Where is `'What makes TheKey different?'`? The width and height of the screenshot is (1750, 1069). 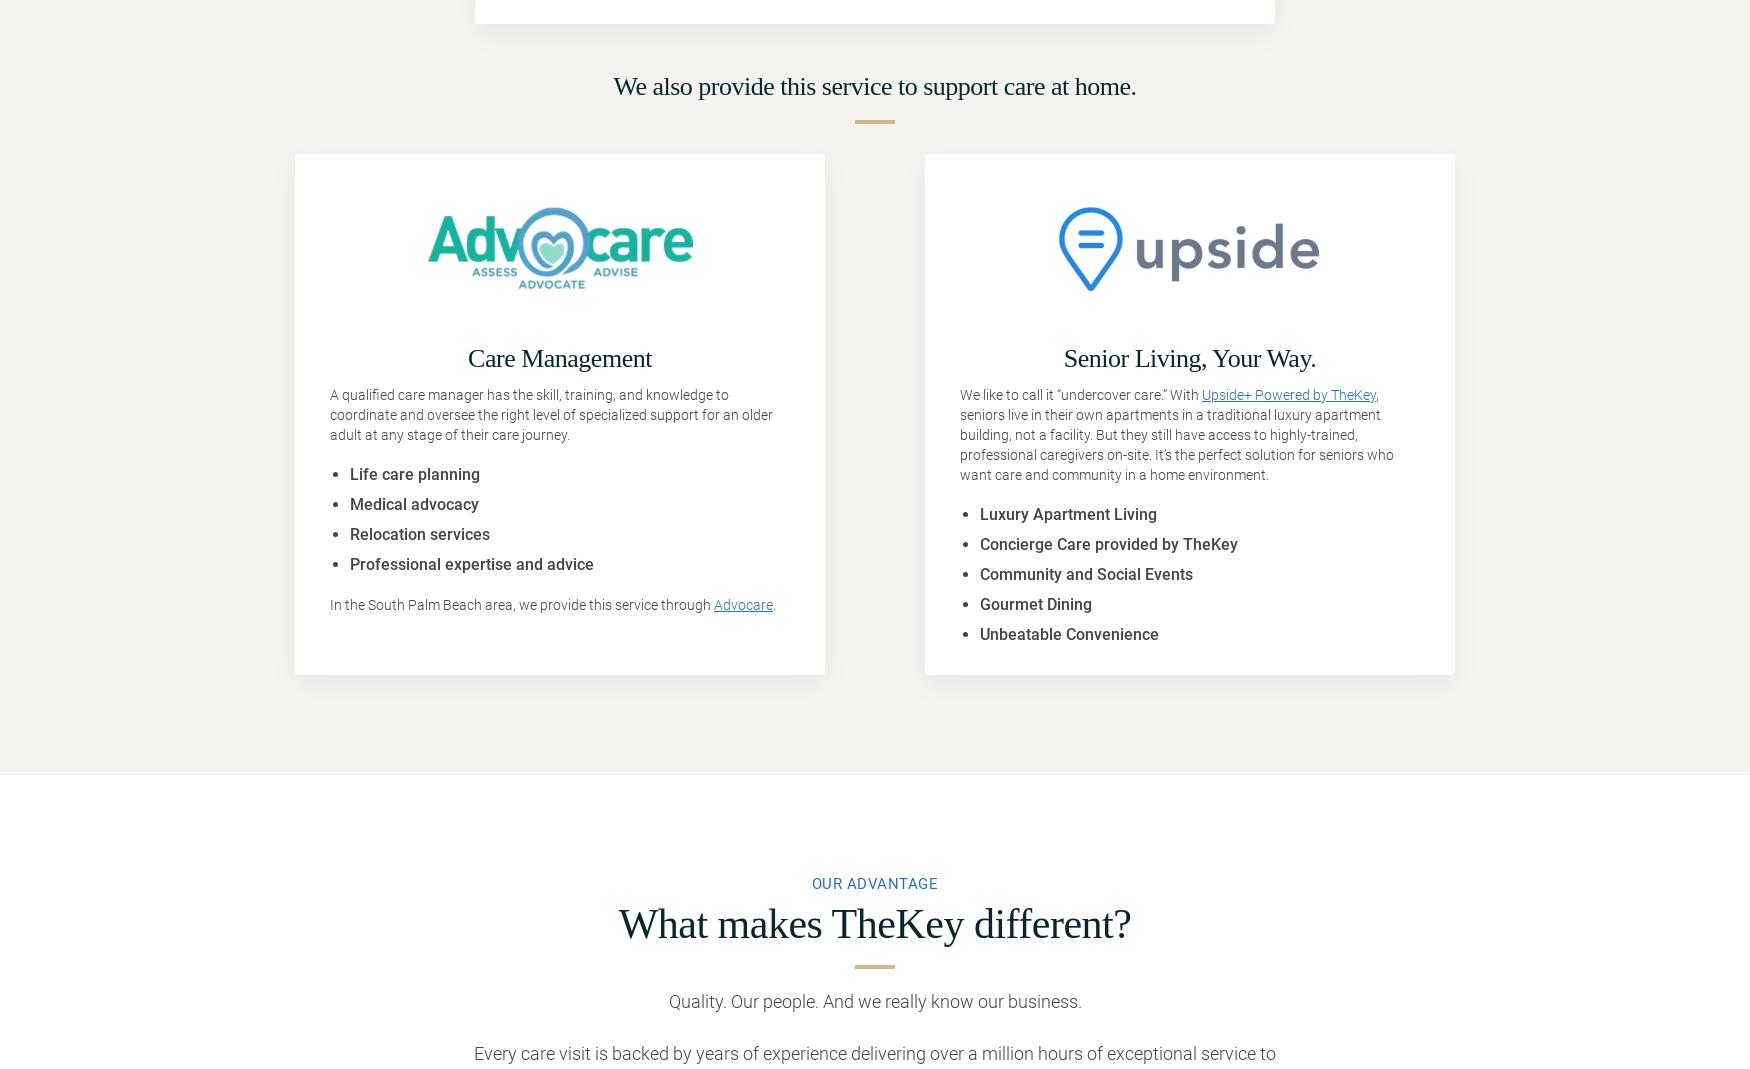 'What makes TheKey different?' is located at coordinates (874, 923).